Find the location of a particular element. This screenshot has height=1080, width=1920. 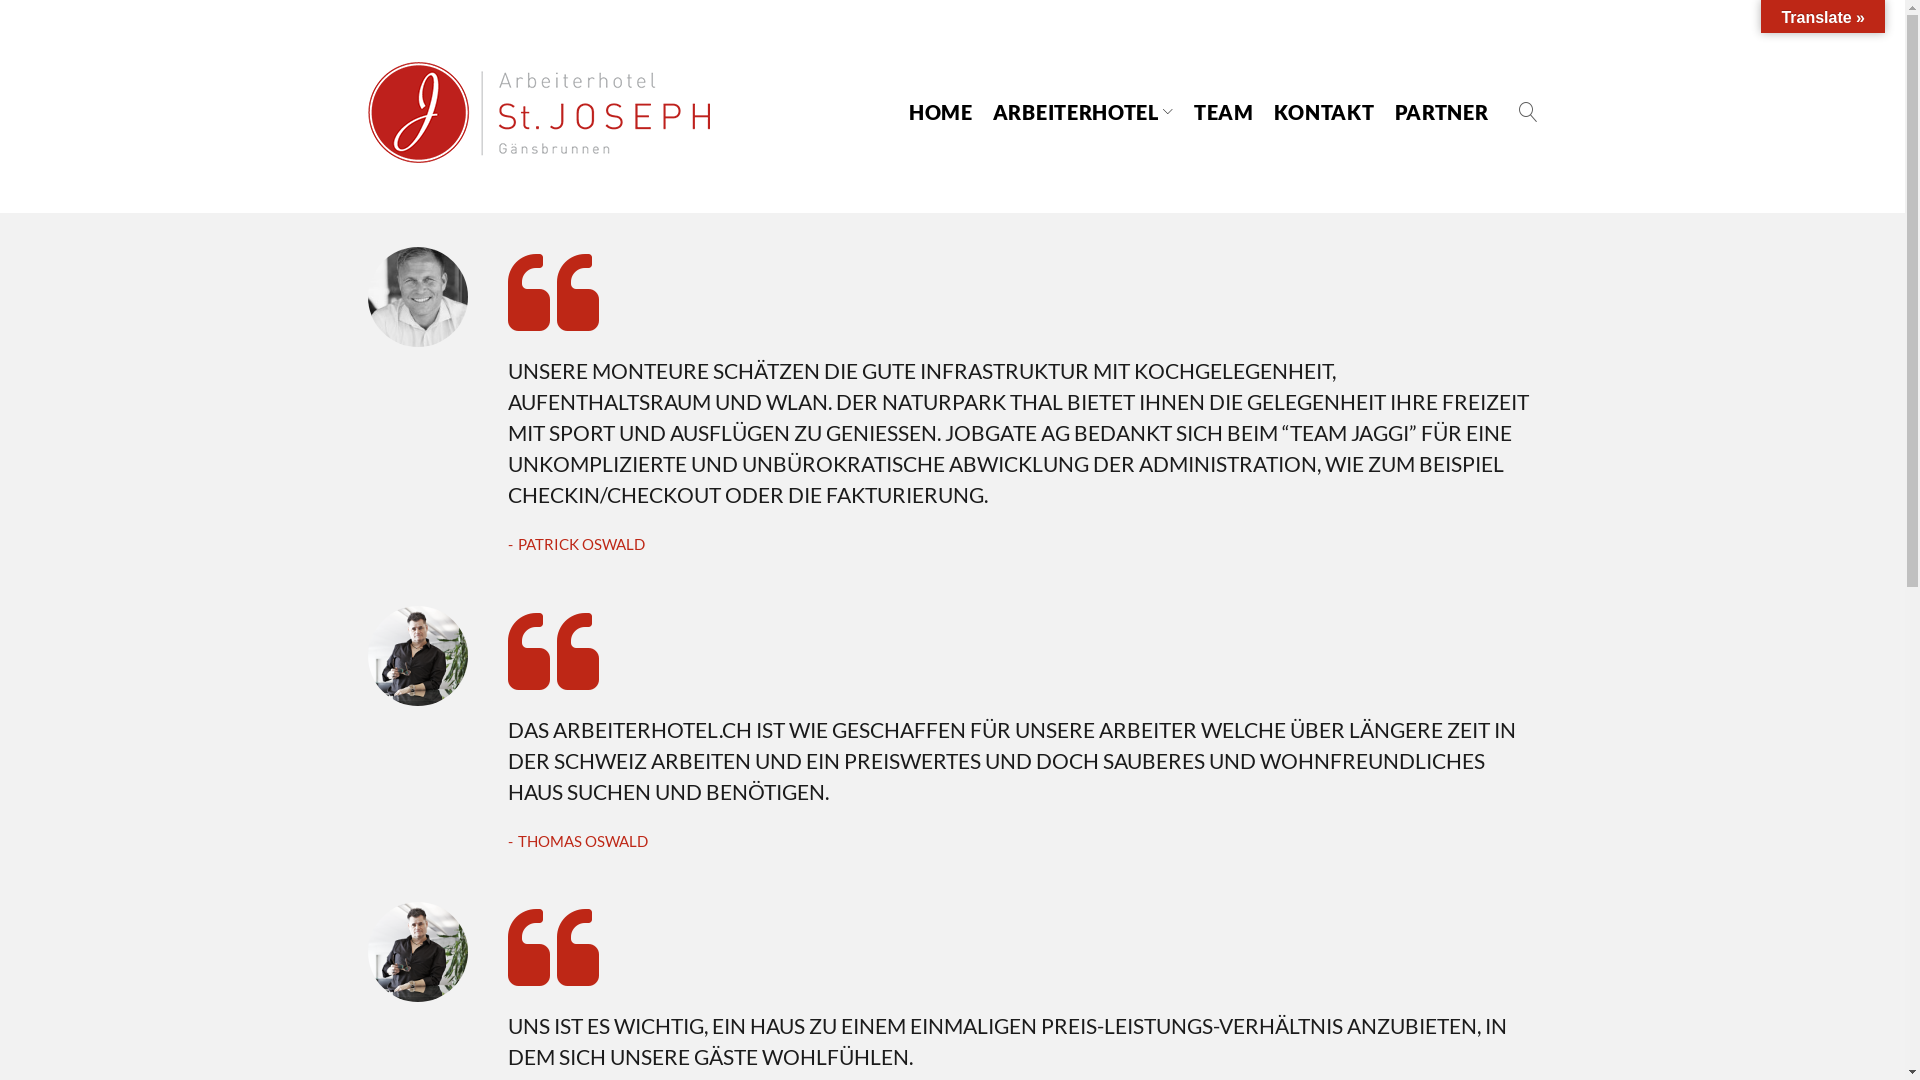

'HOME' is located at coordinates (939, 112).